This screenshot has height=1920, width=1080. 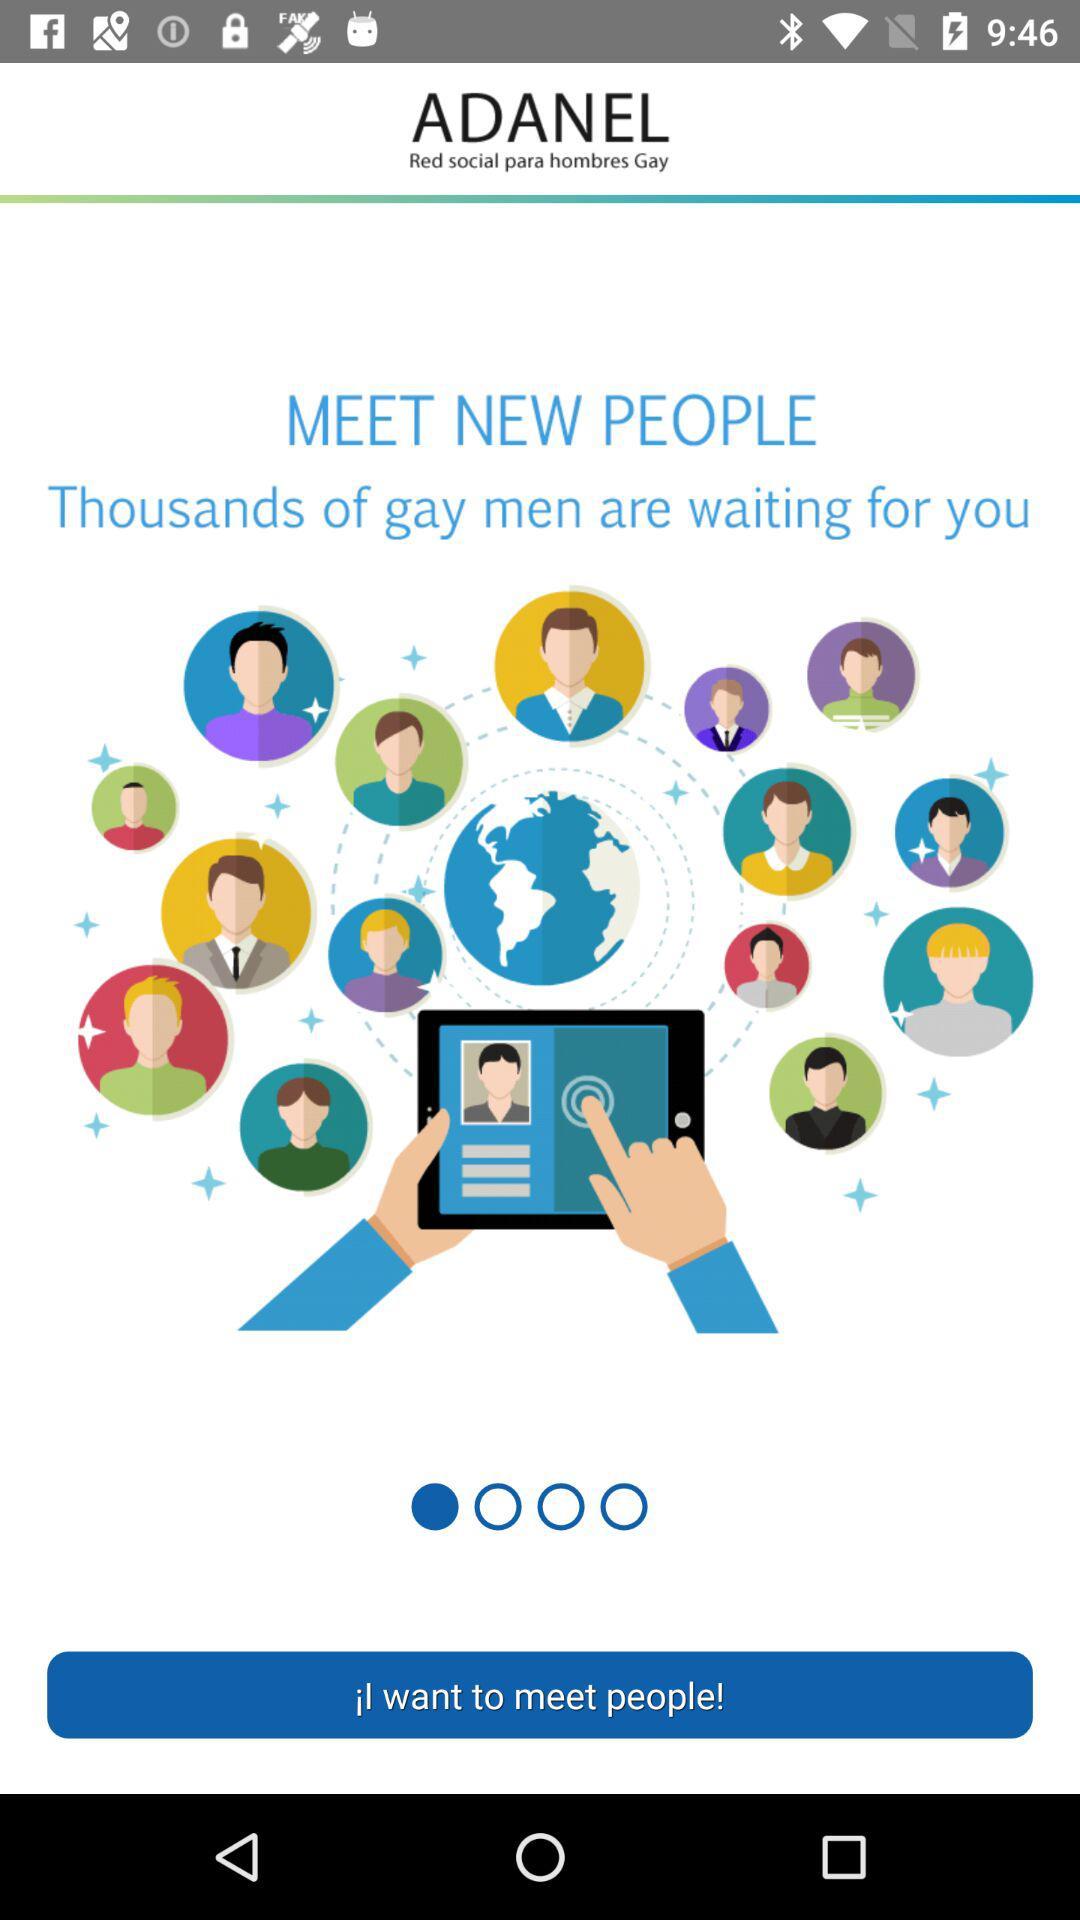 What do you see at coordinates (540, 1693) in the screenshot?
I see `i want to icon` at bounding box center [540, 1693].